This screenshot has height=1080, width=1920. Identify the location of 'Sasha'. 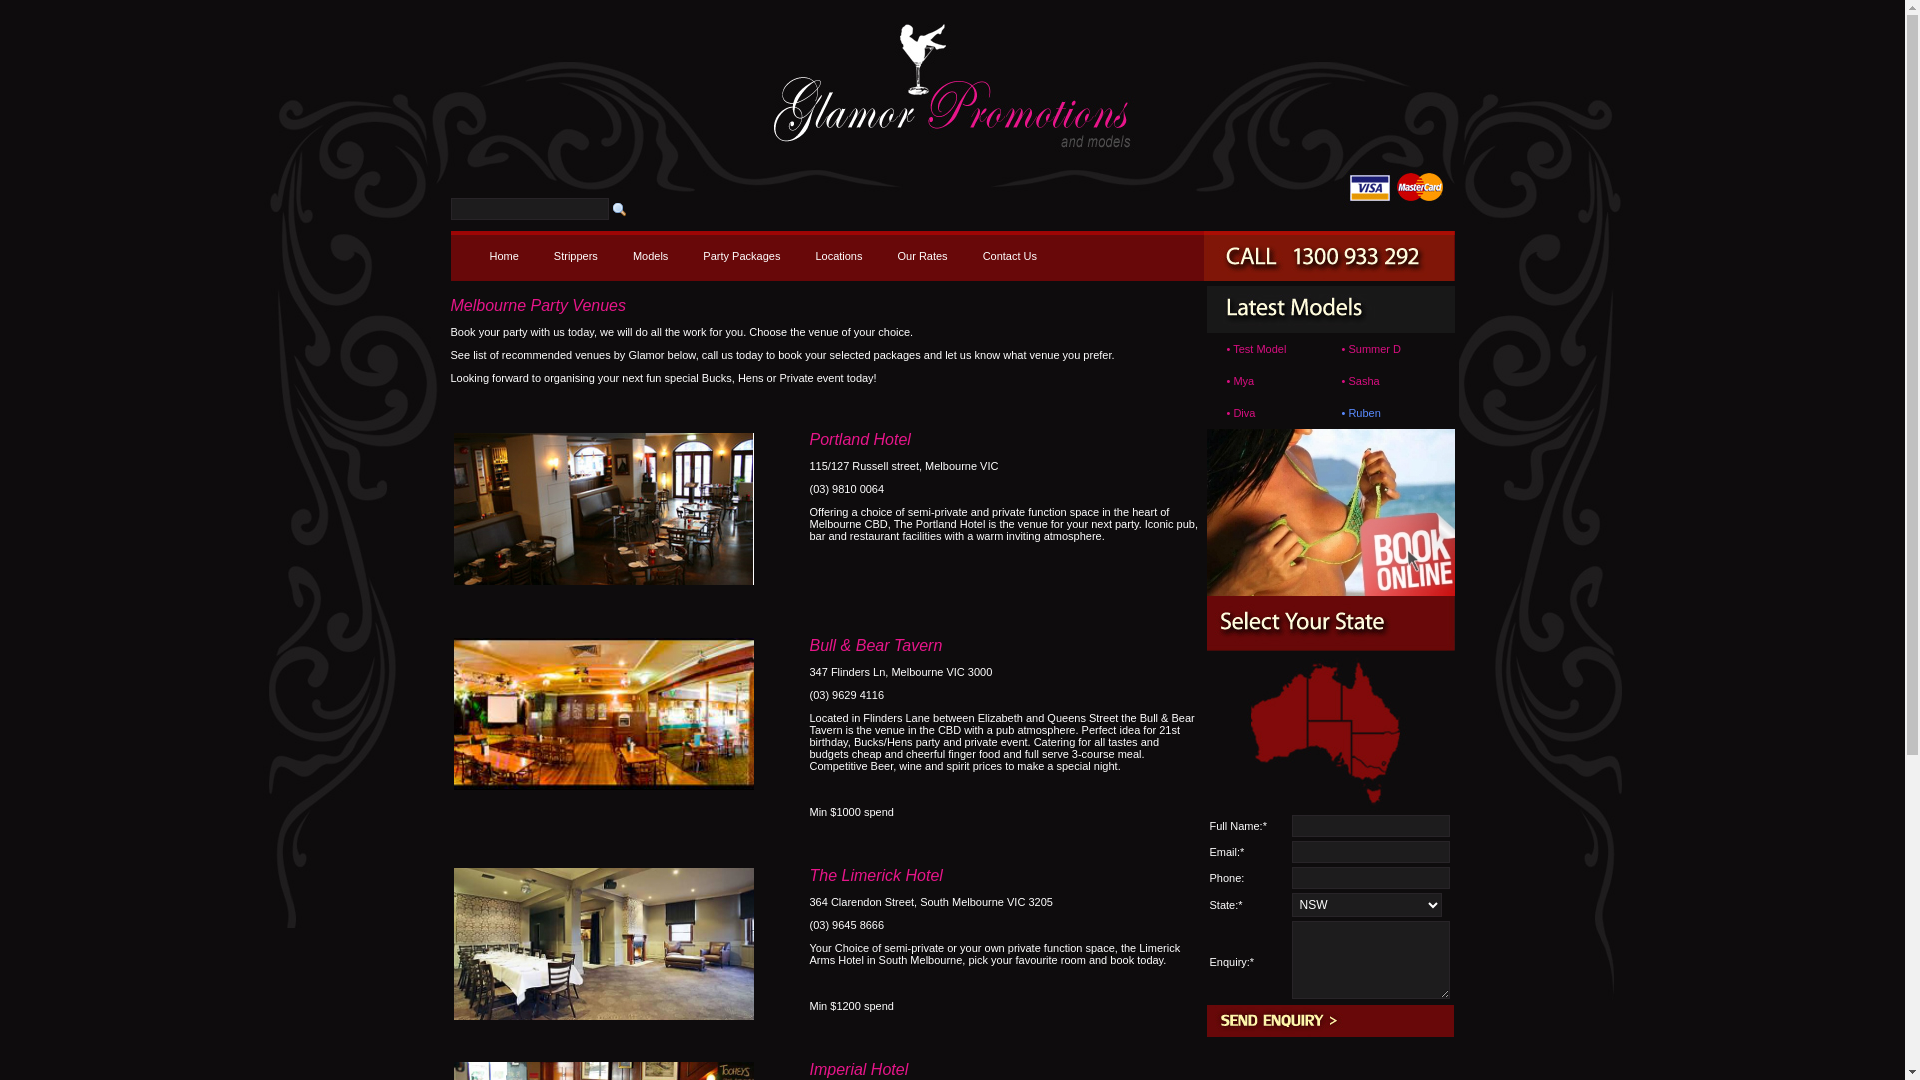
(1348, 381).